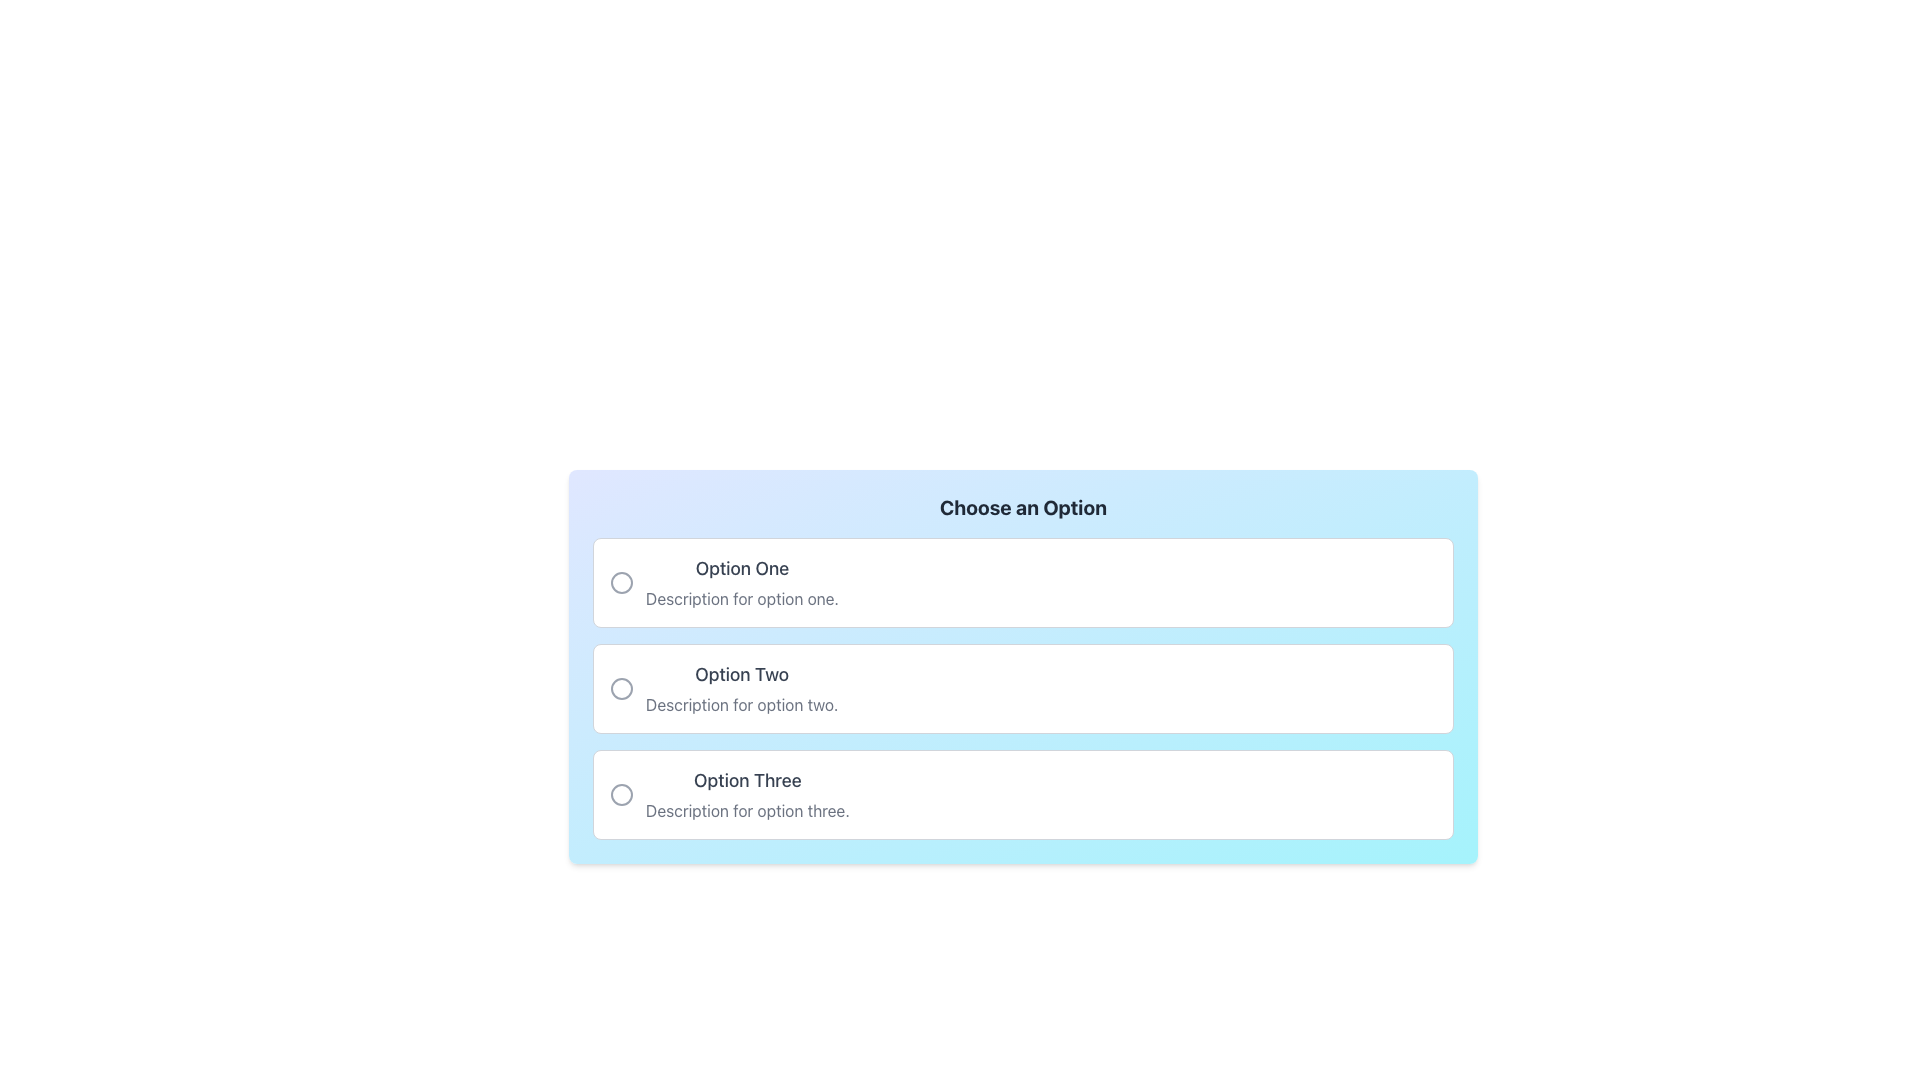 Image resolution: width=1920 pixels, height=1080 pixels. What do you see at coordinates (741, 704) in the screenshot?
I see `the non-interactive text label providing additional information about 'Option Two', located directly below it in a vertical list` at bounding box center [741, 704].